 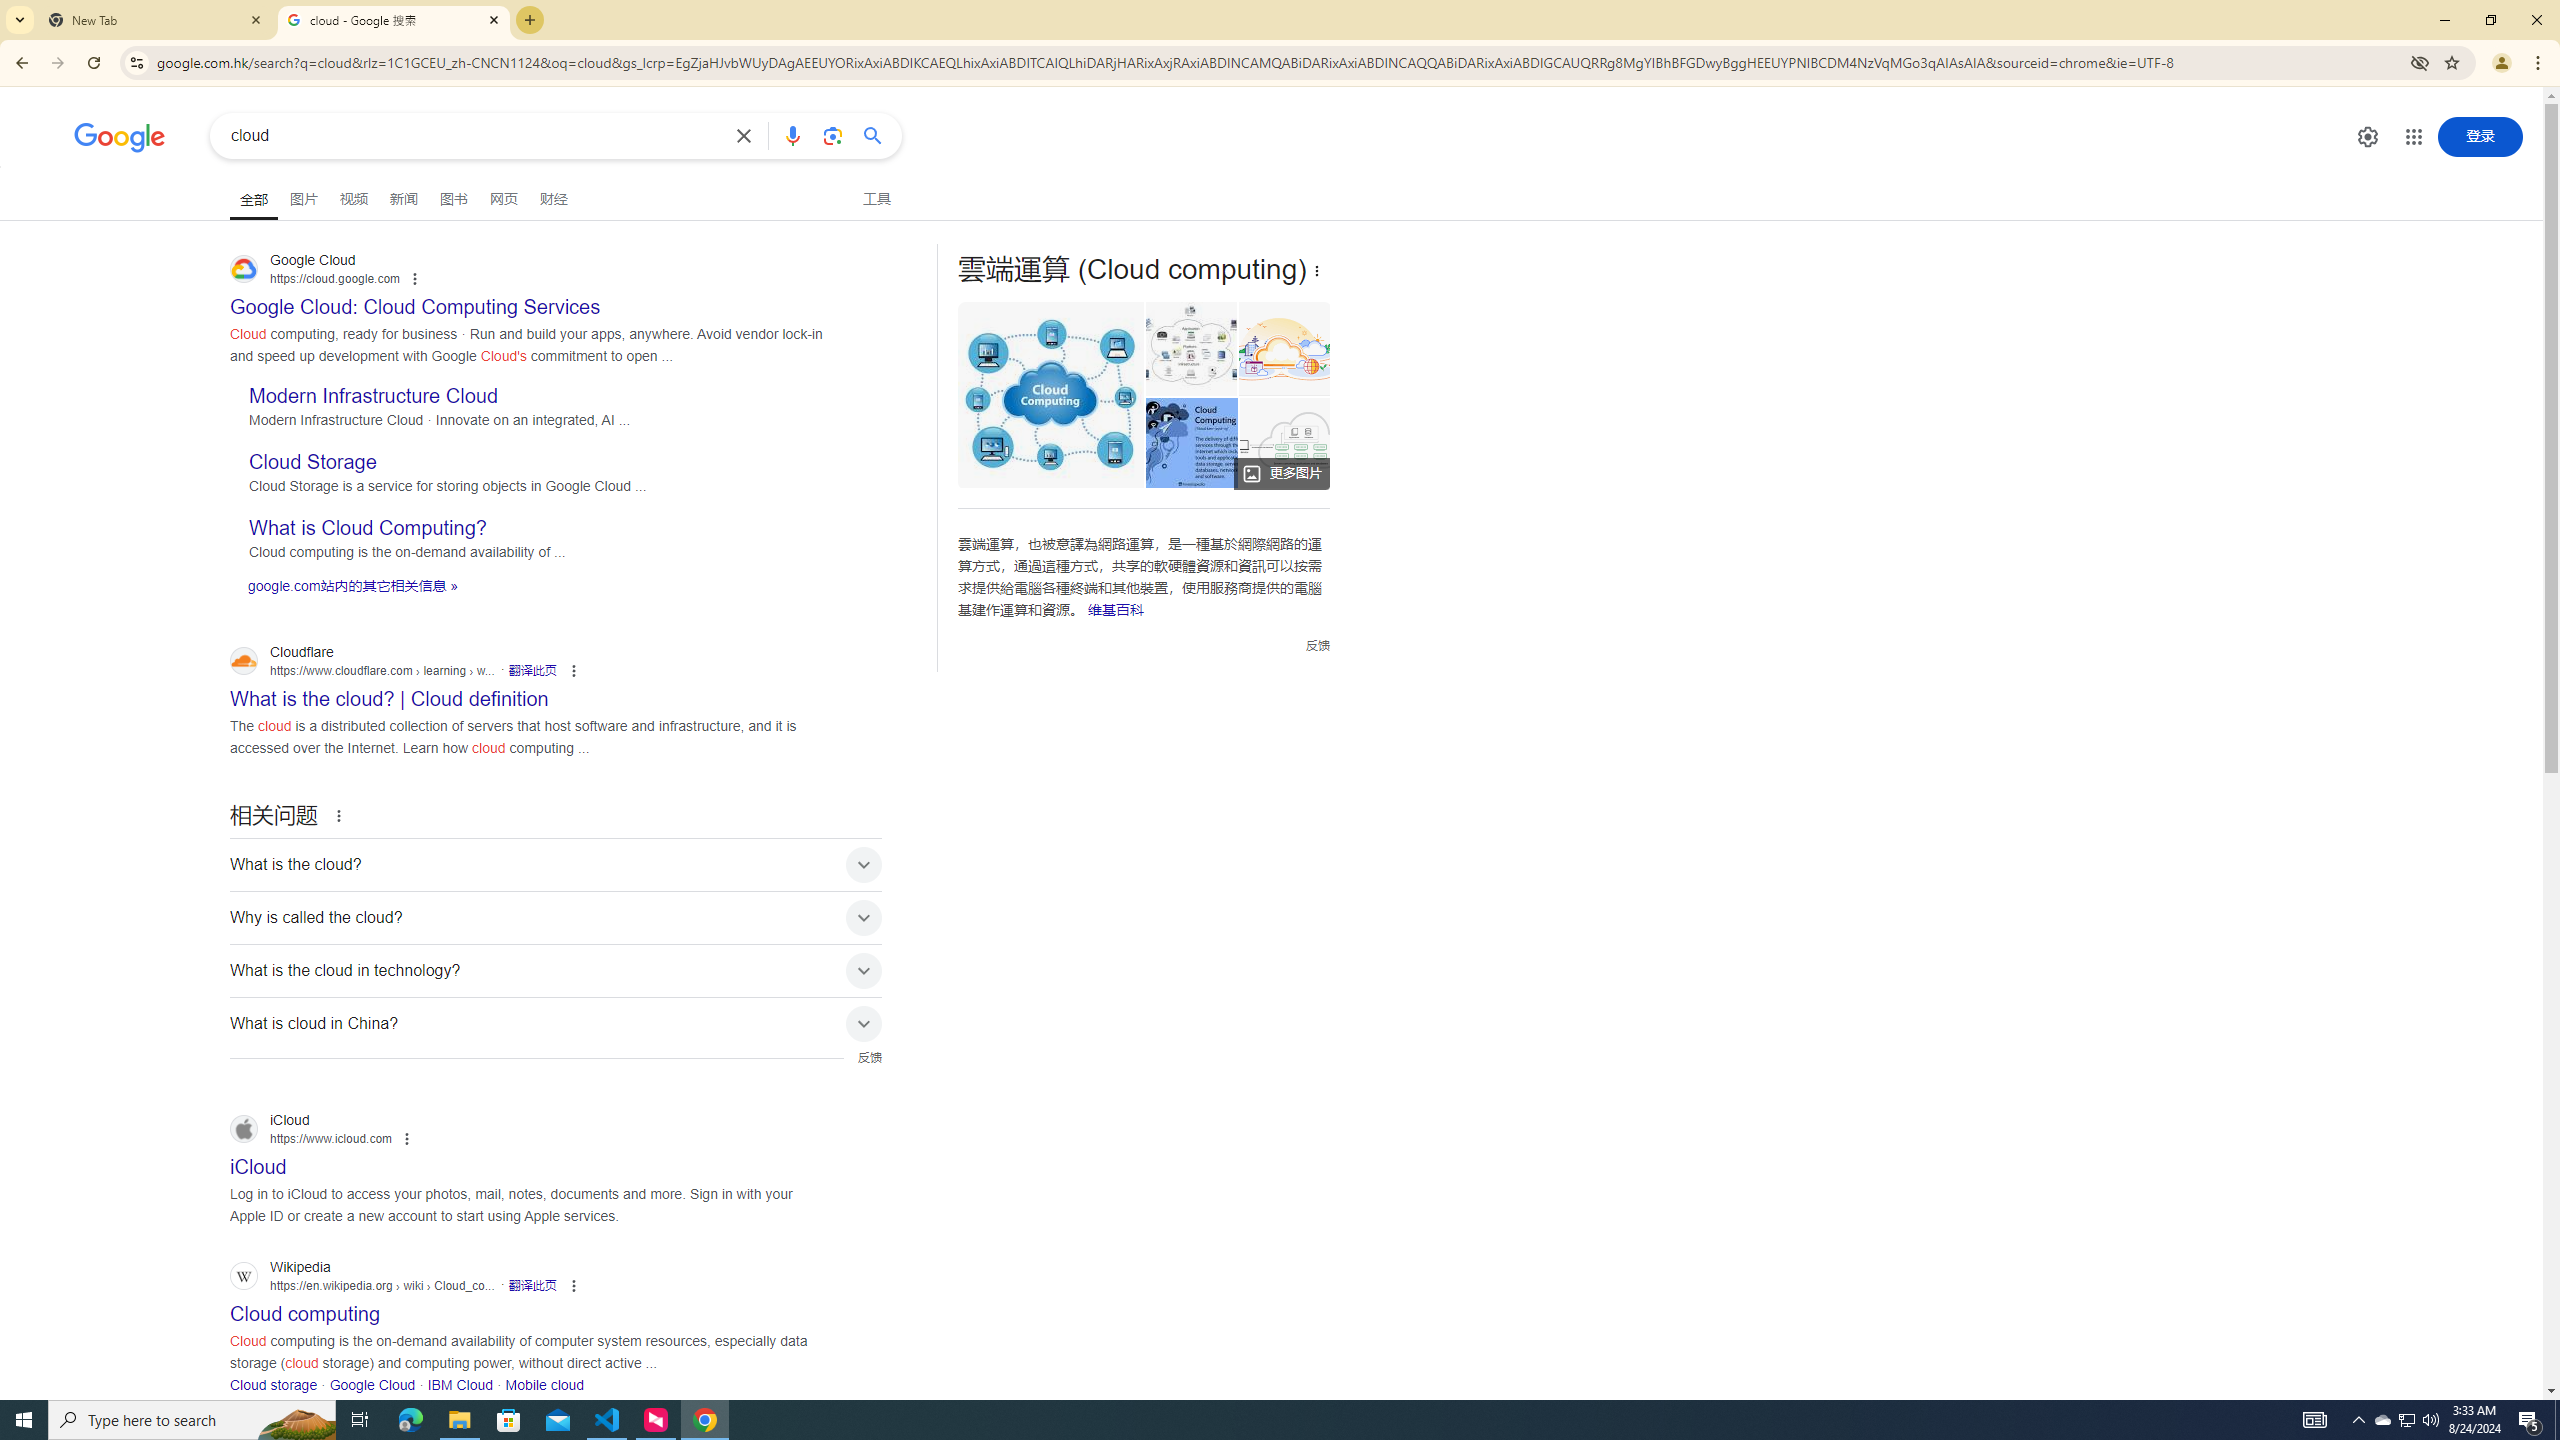 What do you see at coordinates (273, 1385) in the screenshot?
I see `'Cloud storage'` at bounding box center [273, 1385].